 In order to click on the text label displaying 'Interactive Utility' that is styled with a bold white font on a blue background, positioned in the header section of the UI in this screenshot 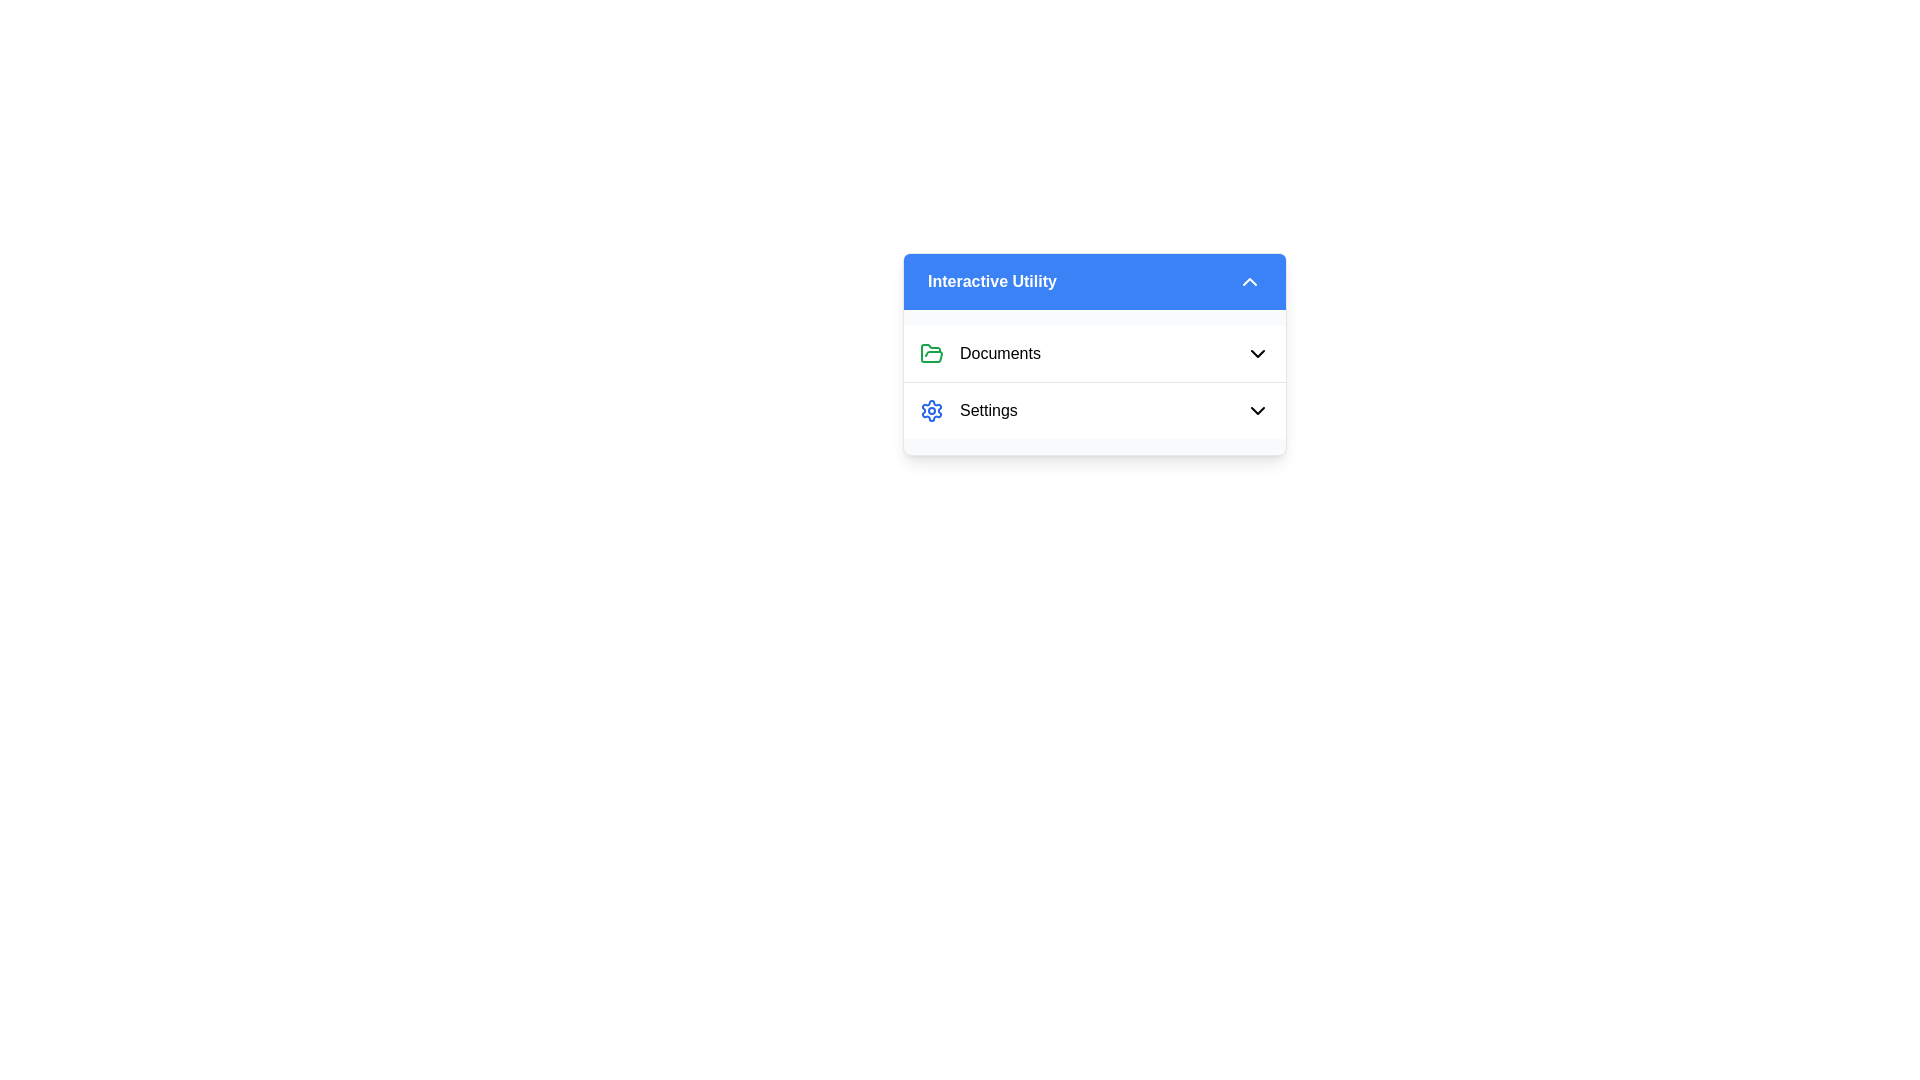, I will do `click(992, 281)`.